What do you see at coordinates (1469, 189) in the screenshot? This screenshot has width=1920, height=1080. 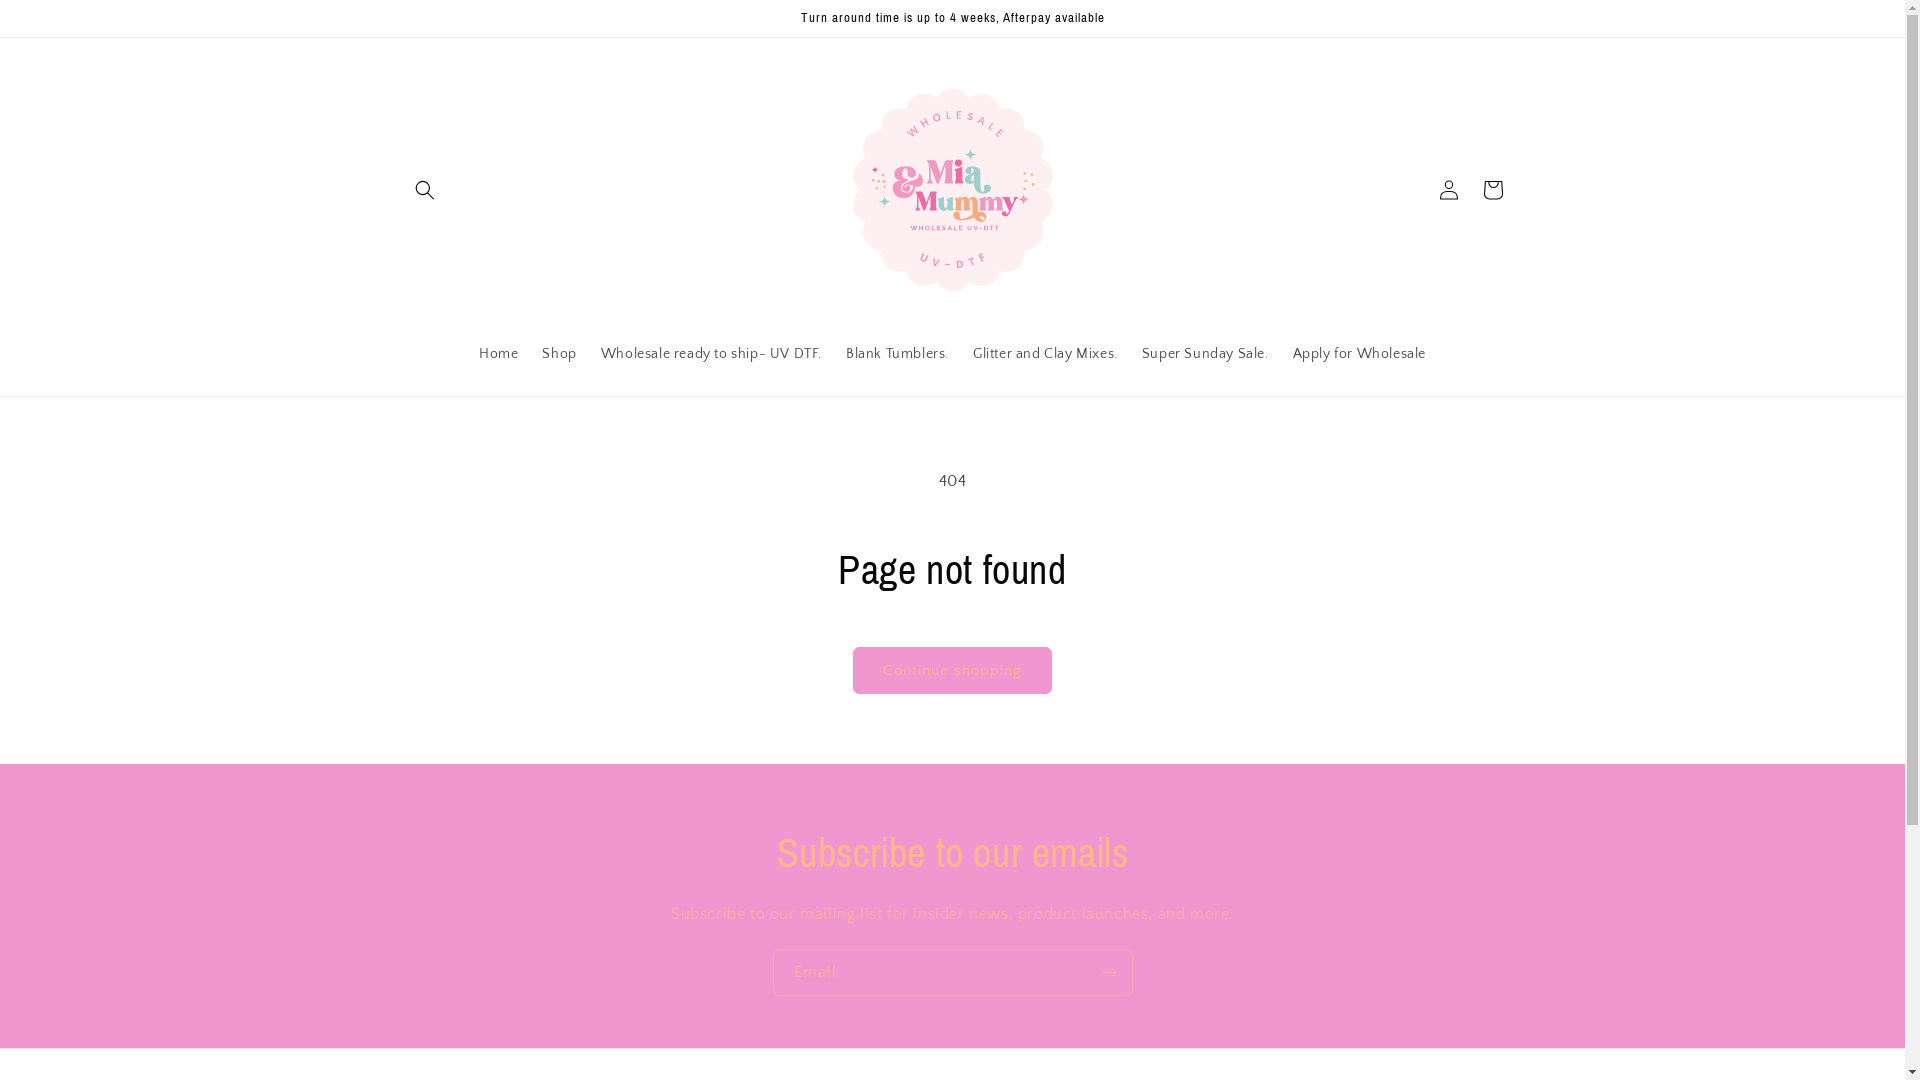 I see `'Cart'` at bounding box center [1469, 189].